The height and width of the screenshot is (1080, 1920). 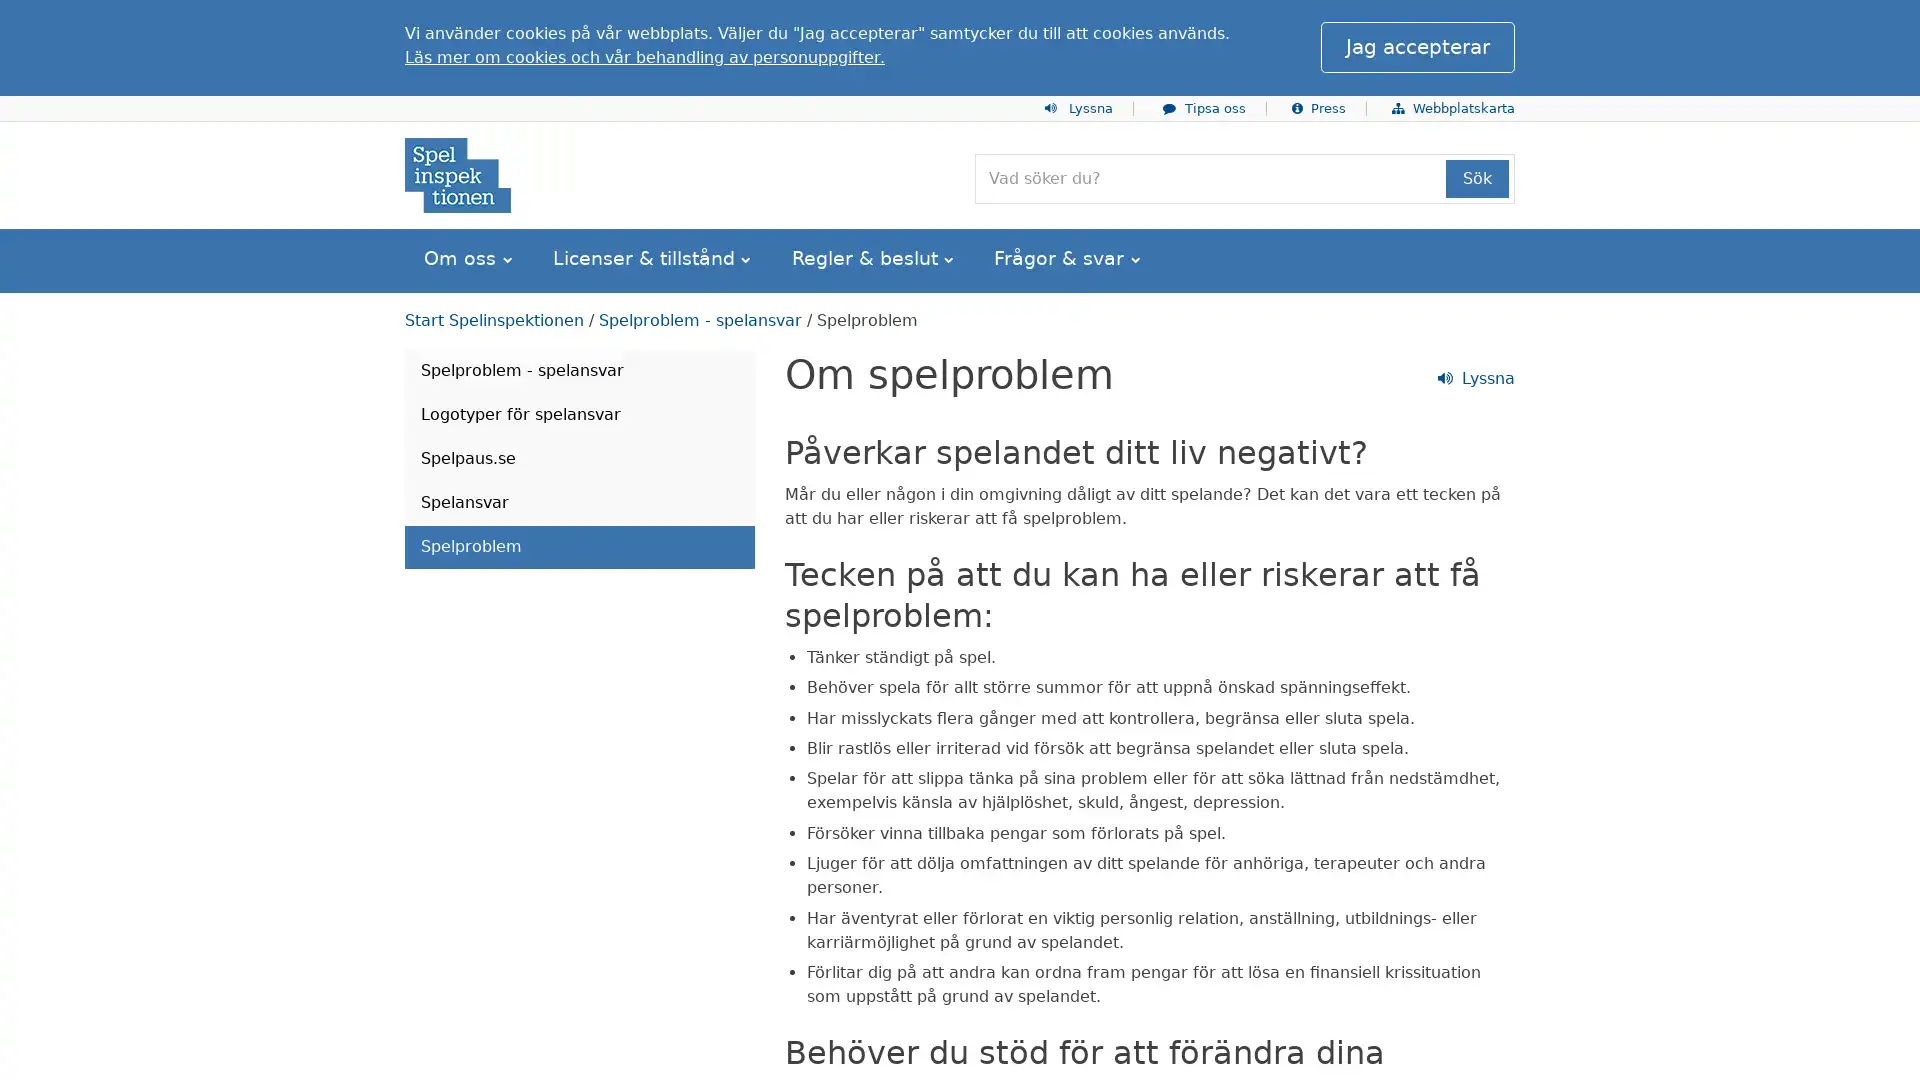 What do you see at coordinates (420, 24) in the screenshot?
I see `webReaders meny` at bounding box center [420, 24].